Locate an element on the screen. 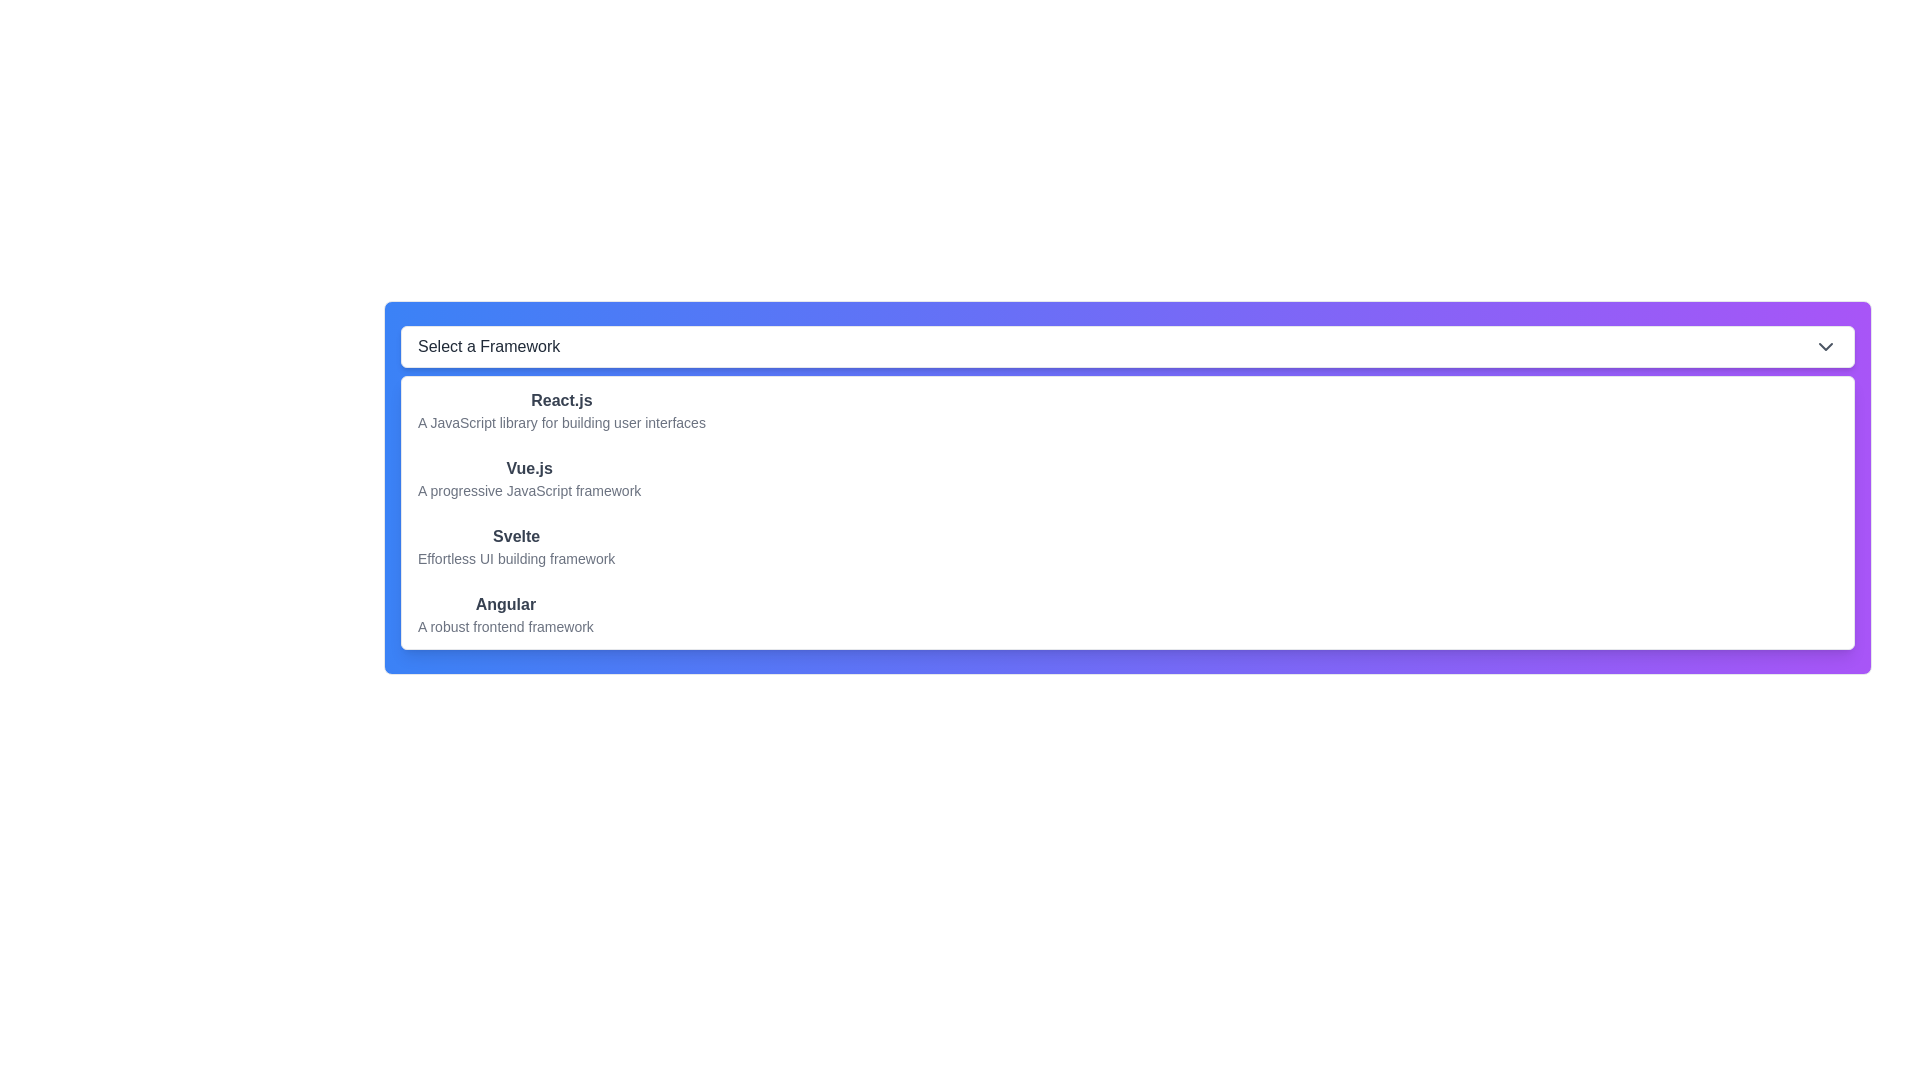  text label that serves as the title 'React.js' within the dropdown list of framework options is located at coordinates (560, 401).